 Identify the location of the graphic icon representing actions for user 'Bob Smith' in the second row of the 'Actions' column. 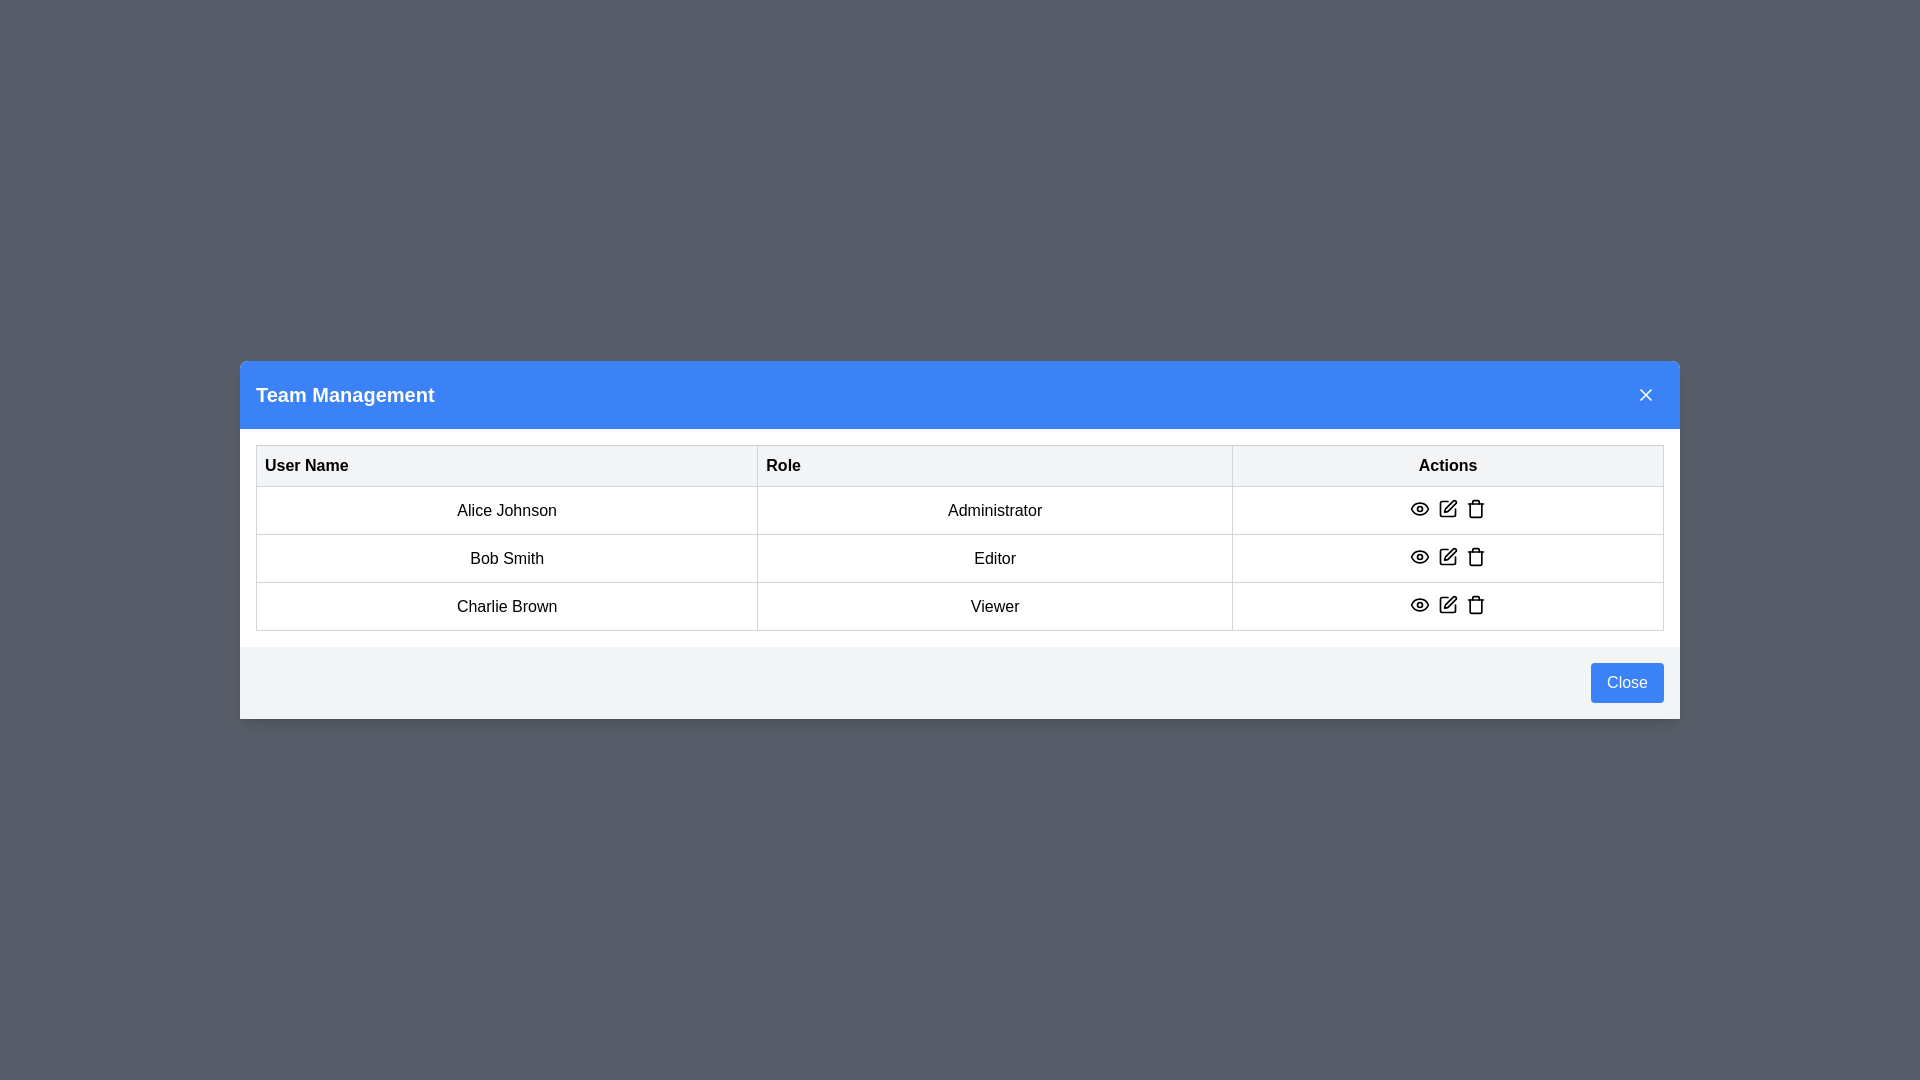
(1448, 556).